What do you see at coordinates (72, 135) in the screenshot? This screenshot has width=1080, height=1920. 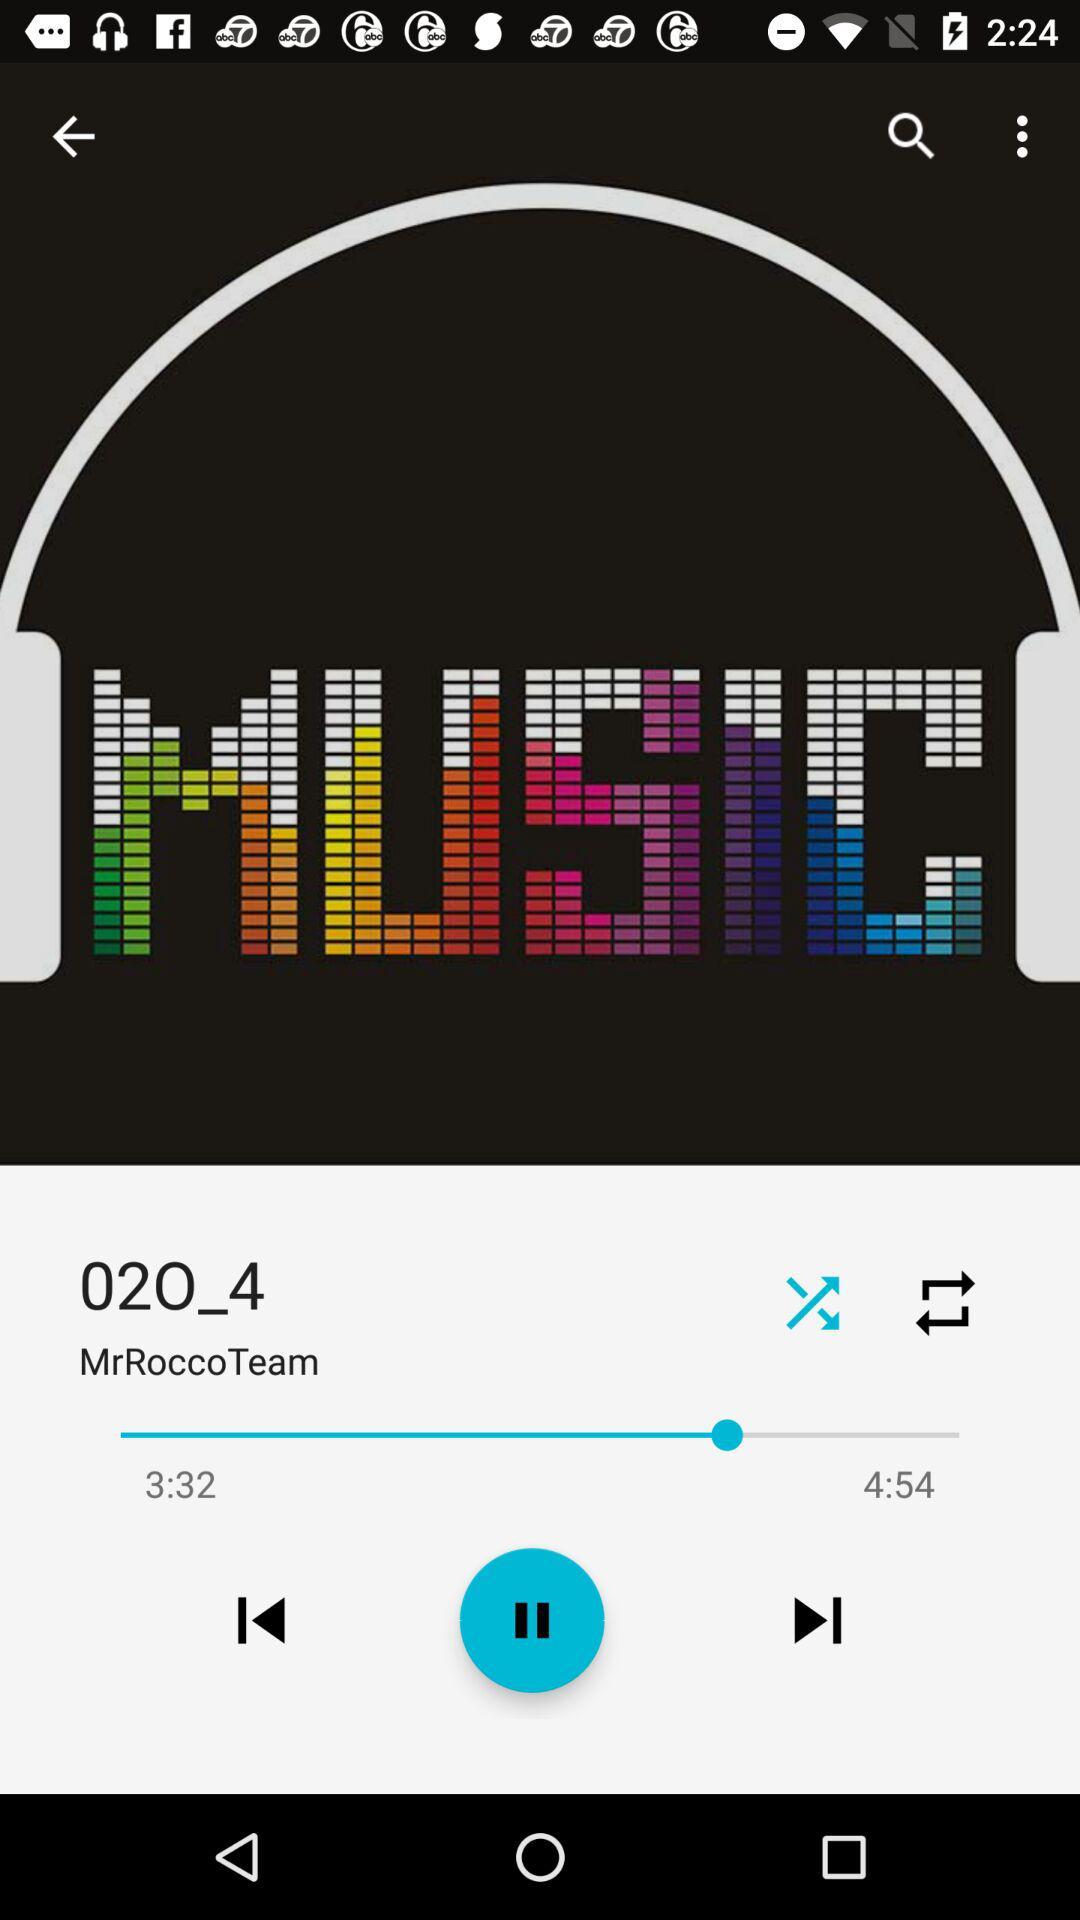 I see `icon at the top left corner` at bounding box center [72, 135].